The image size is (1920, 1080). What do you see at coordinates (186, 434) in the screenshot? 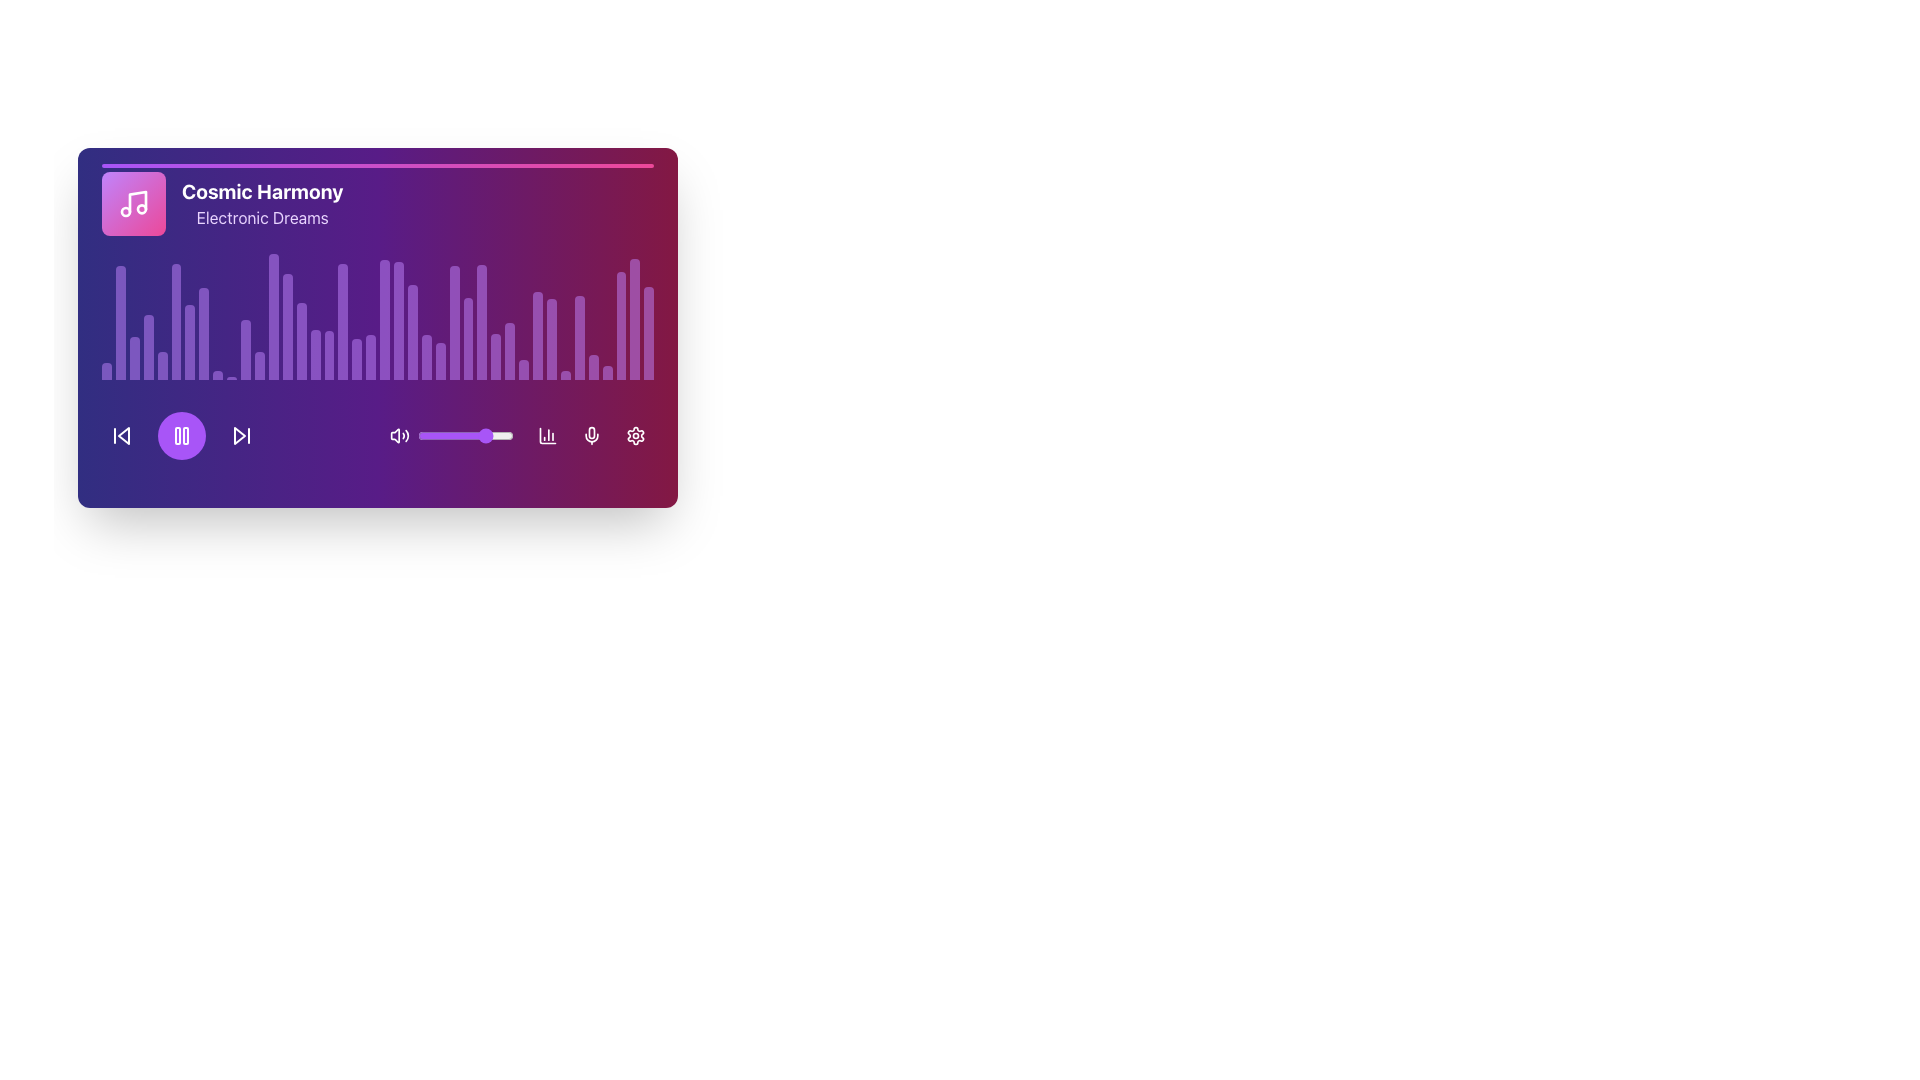
I see `the second vertical bar of the pause icon, which is characterized by a purple outline and is located within a circular button at the bottom-left corner of the interface` at bounding box center [186, 434].